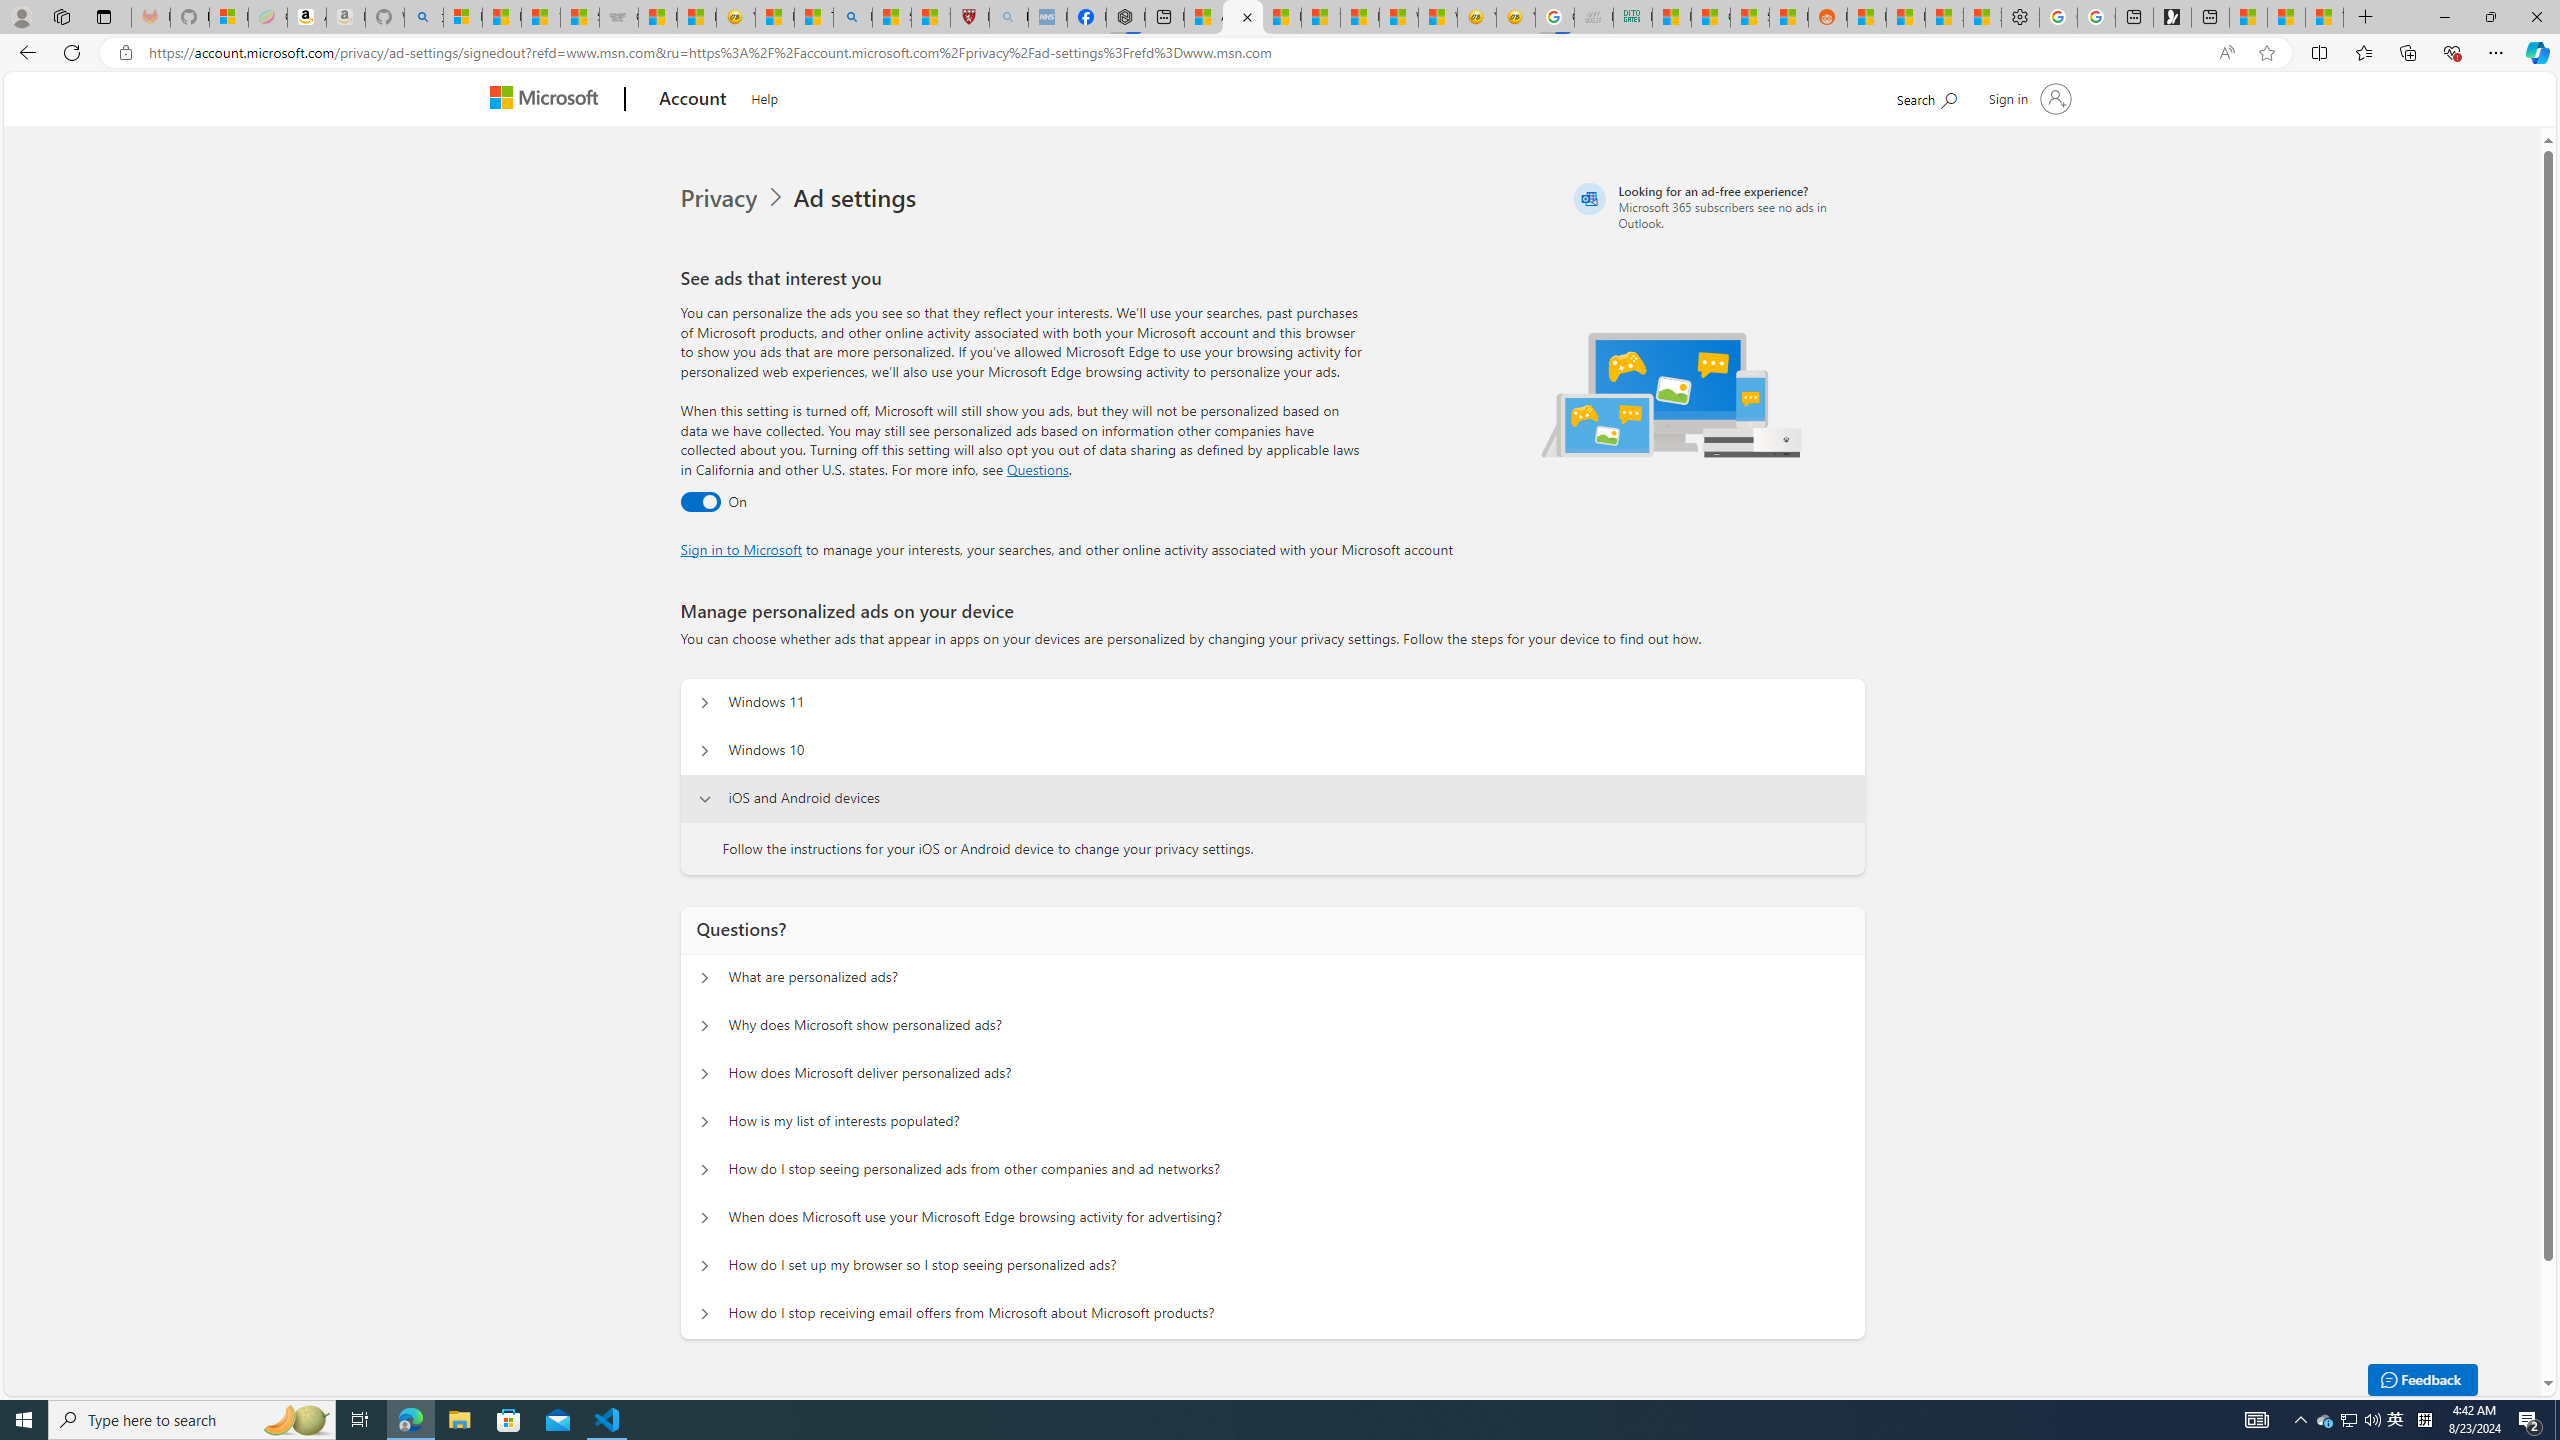  I want to click on 'Combat Siege', so click(619, 16).